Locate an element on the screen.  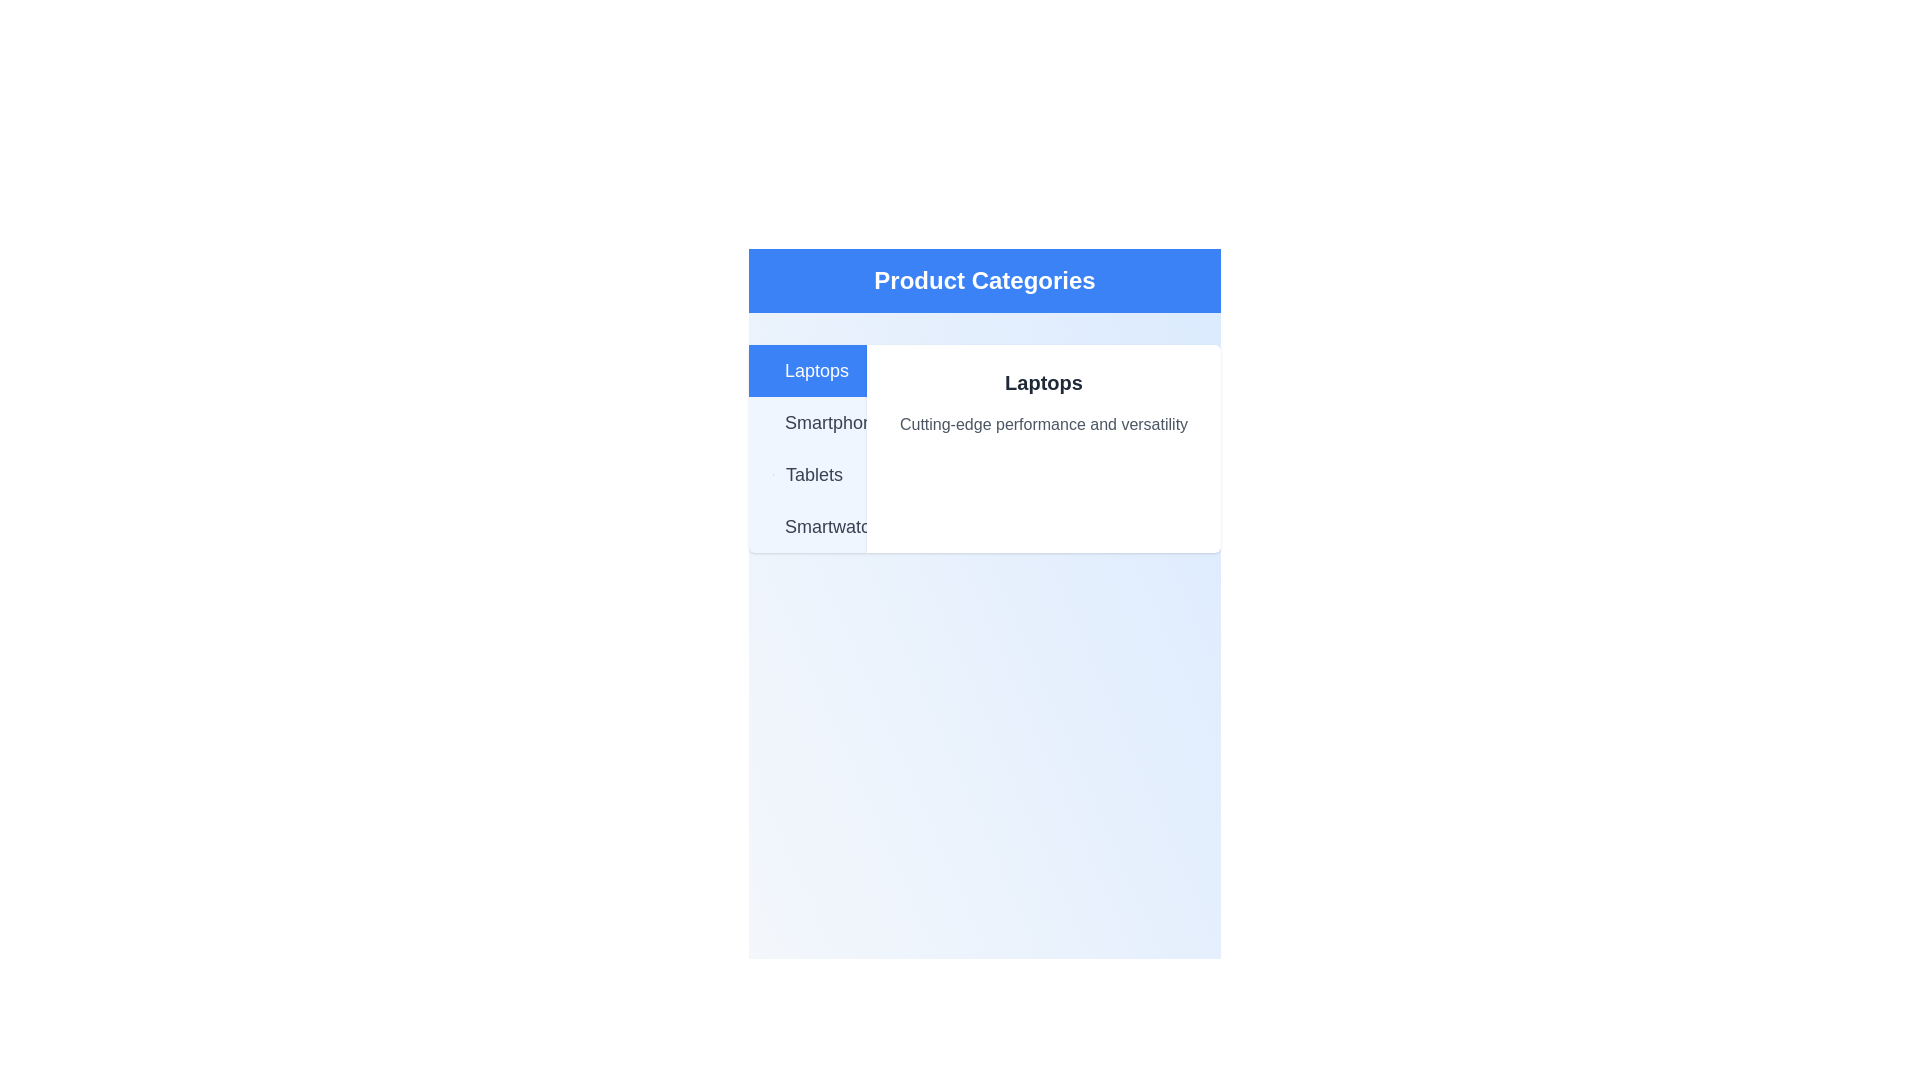
the tab labeled Smartwatches to display its products is located at coordinates (807, 526).